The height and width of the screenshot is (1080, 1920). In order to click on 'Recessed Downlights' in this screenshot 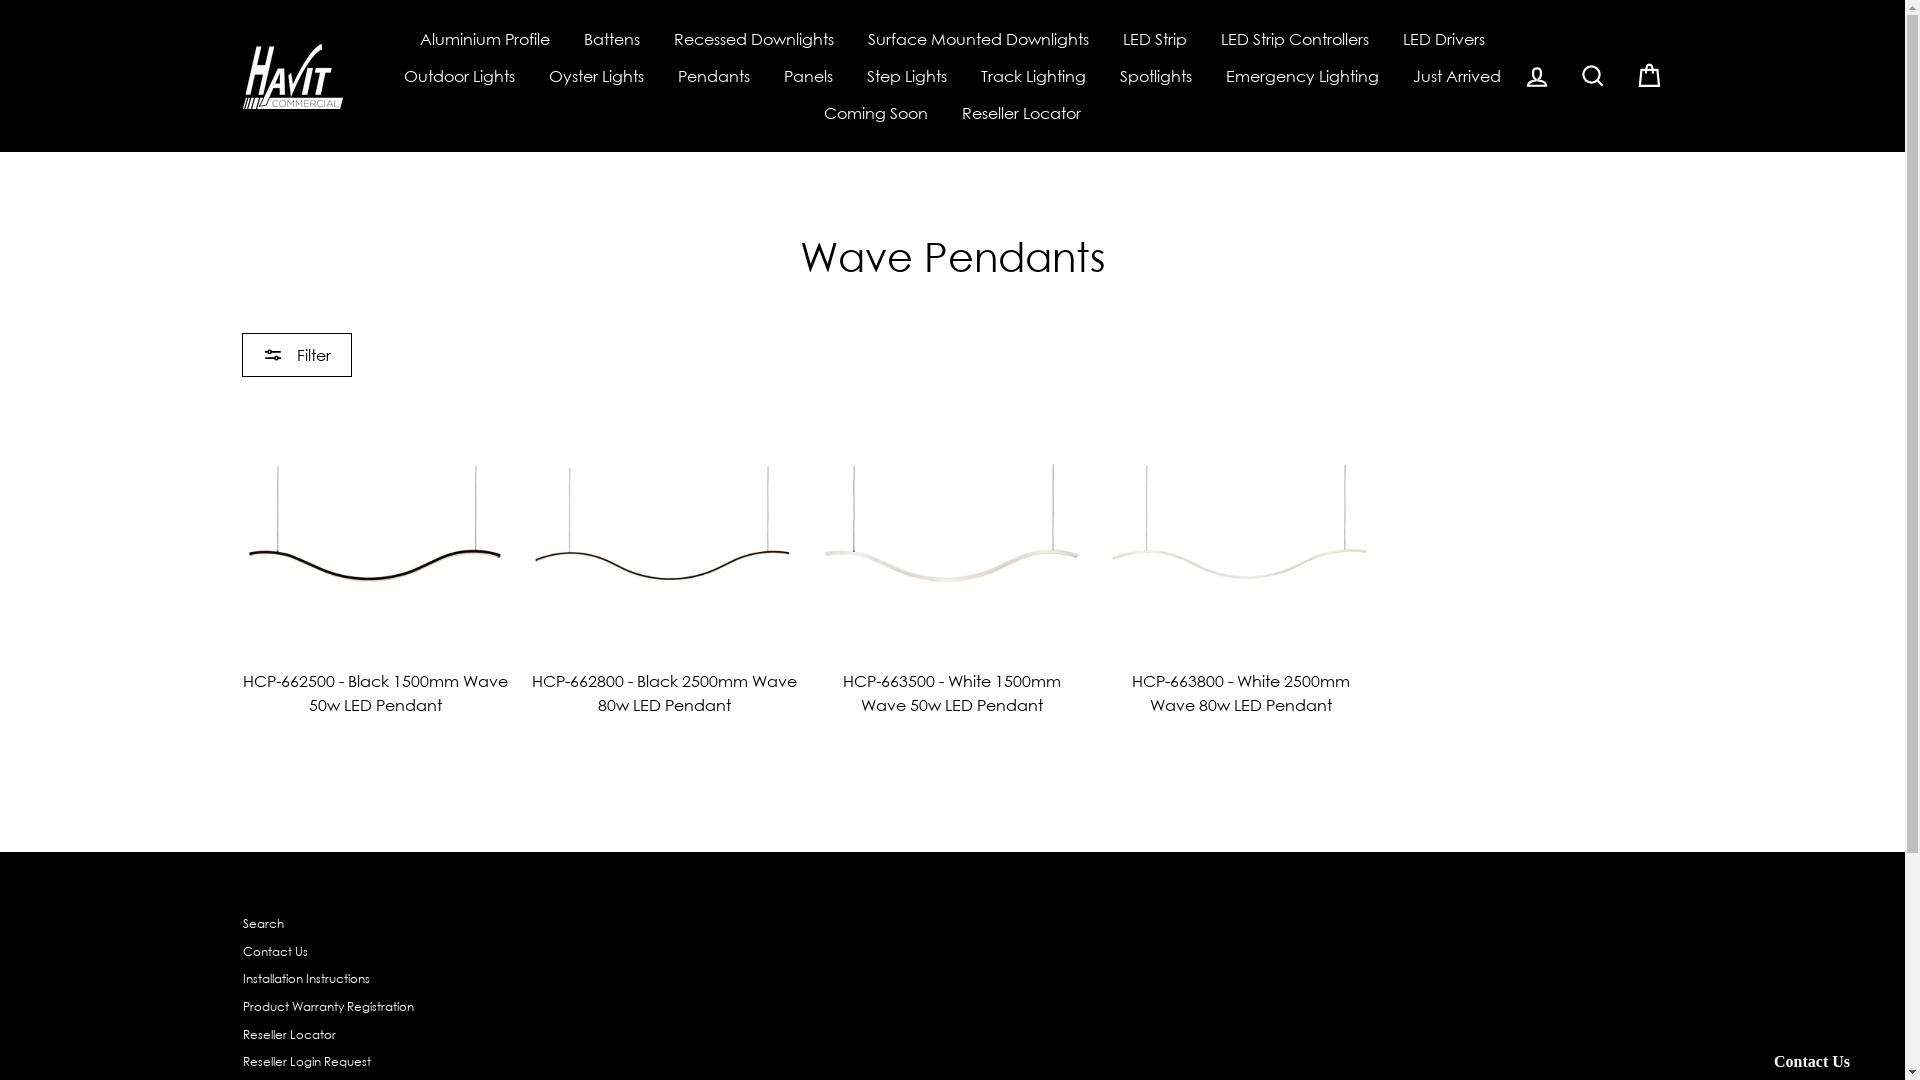, I will do `click(658, 38)`.